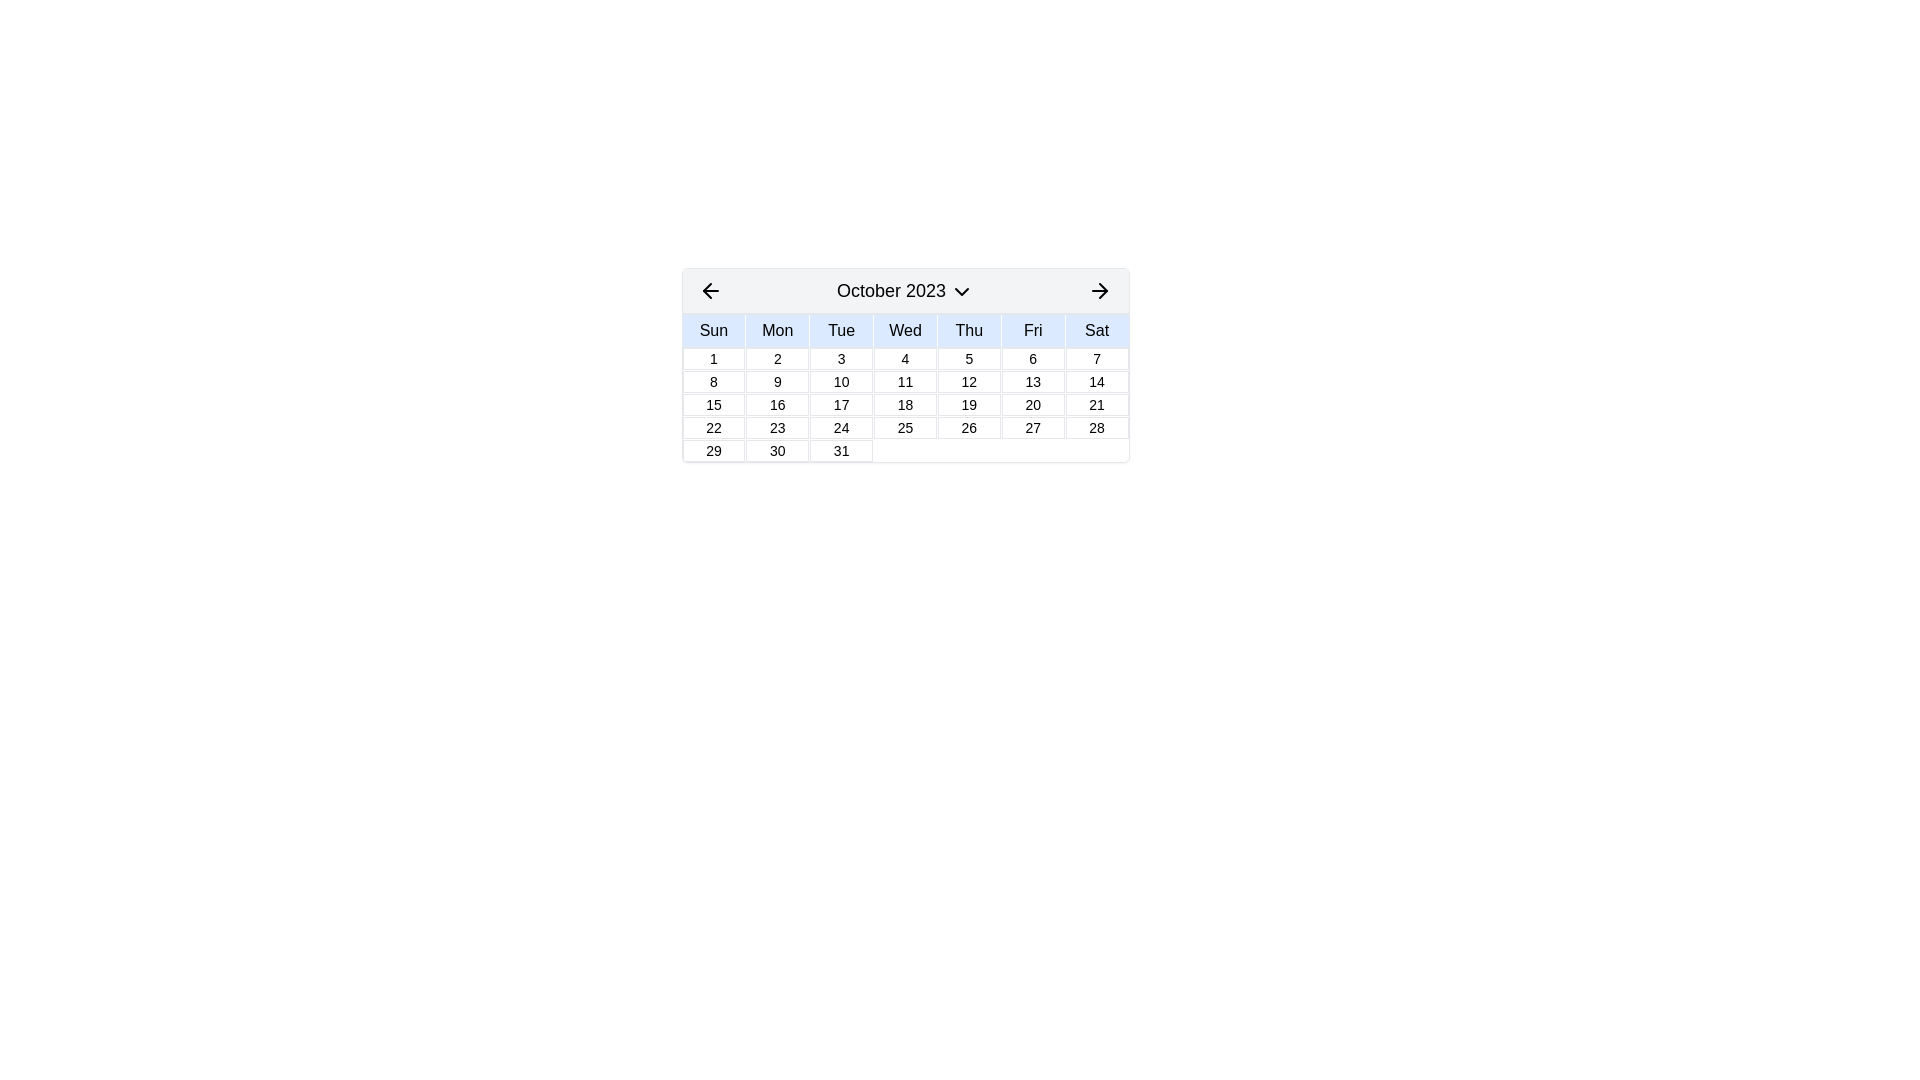  I want to click on the Calendar Date Cell displaying the date '15', which is located in the third row and first column of the calendar grid, so click(713, 405).